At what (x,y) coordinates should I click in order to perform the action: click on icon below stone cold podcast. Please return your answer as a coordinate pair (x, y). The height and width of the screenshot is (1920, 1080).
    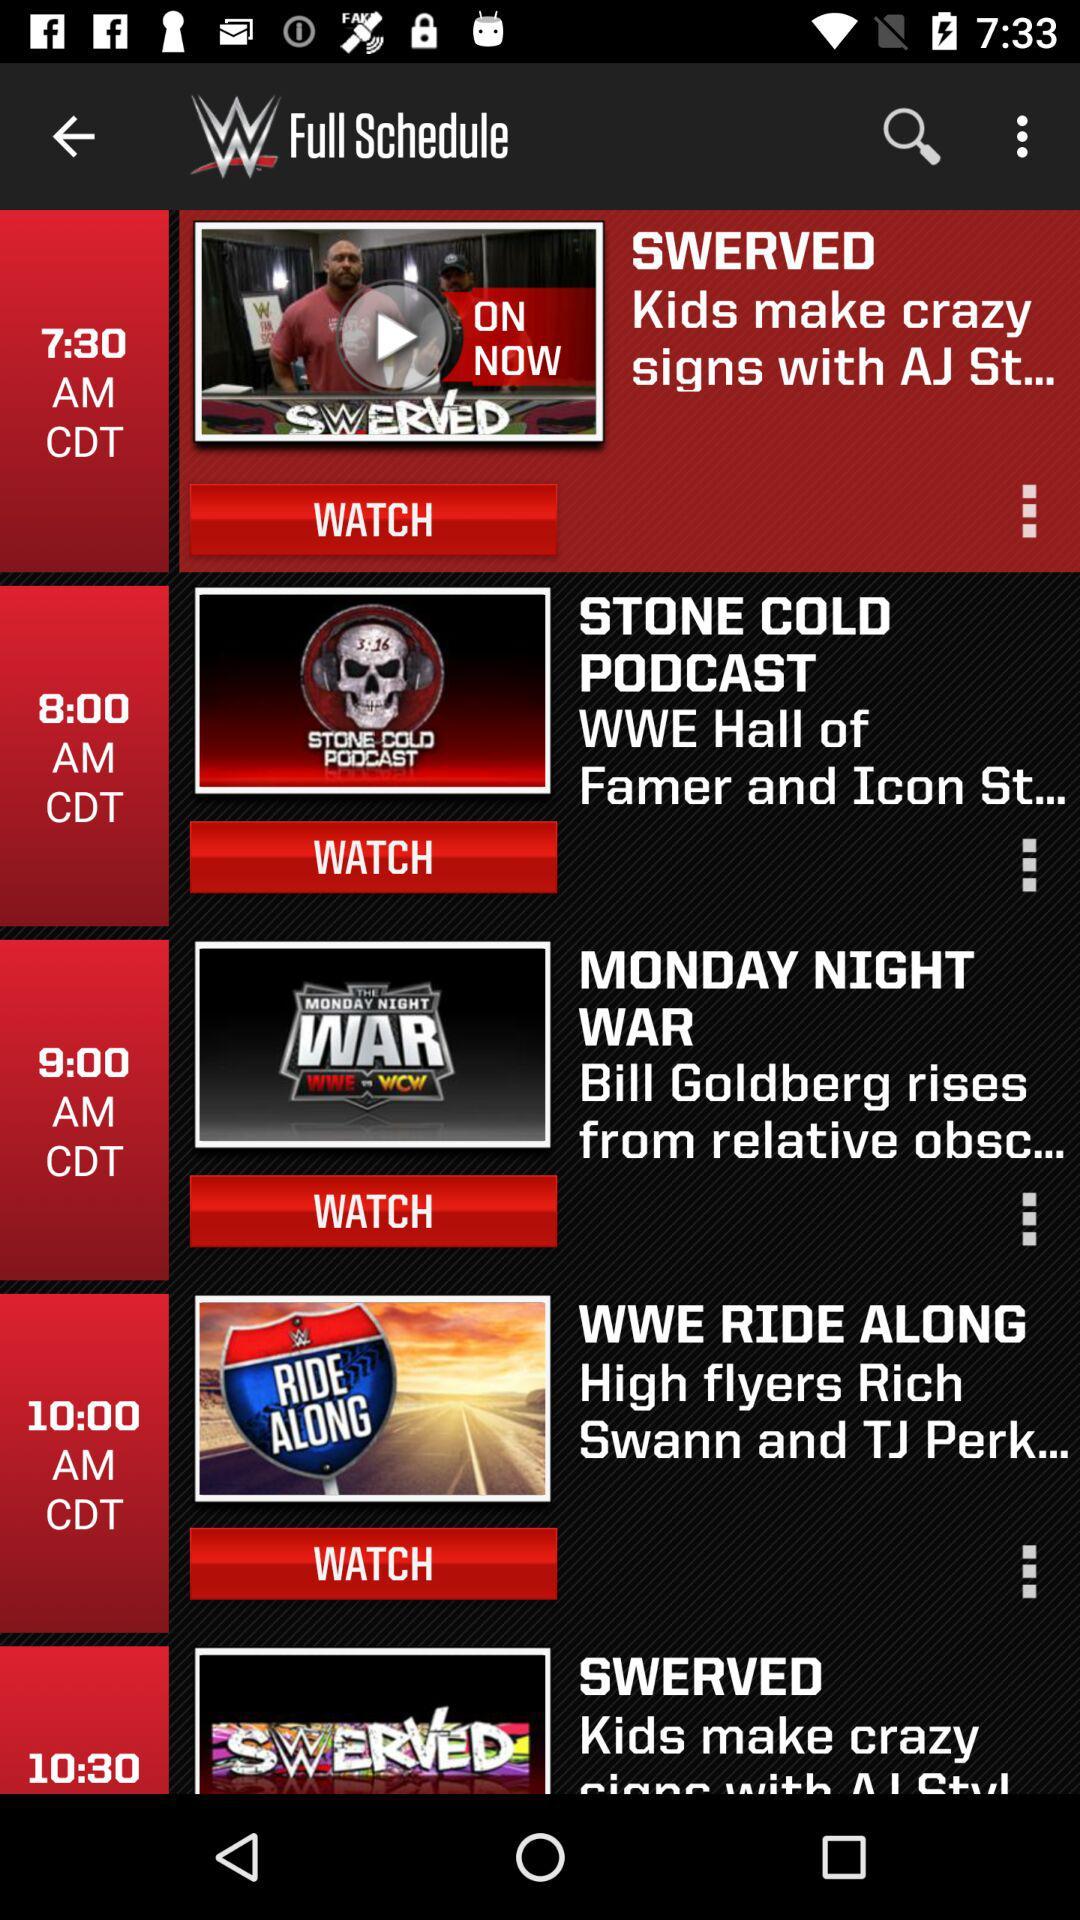
    Looking at the image, I should click on (823, 753).